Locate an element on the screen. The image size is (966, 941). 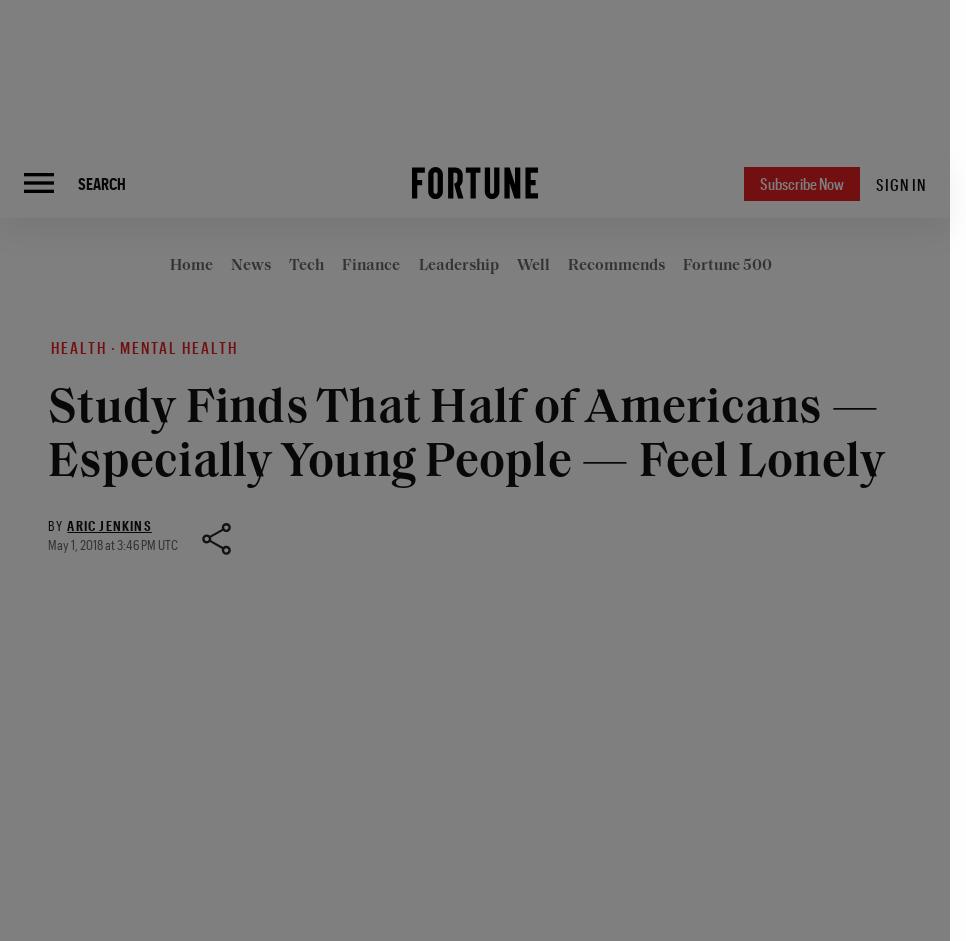
'May 1, 2018 at 3:46 PM UTC' is located at coordinates (48, 544).